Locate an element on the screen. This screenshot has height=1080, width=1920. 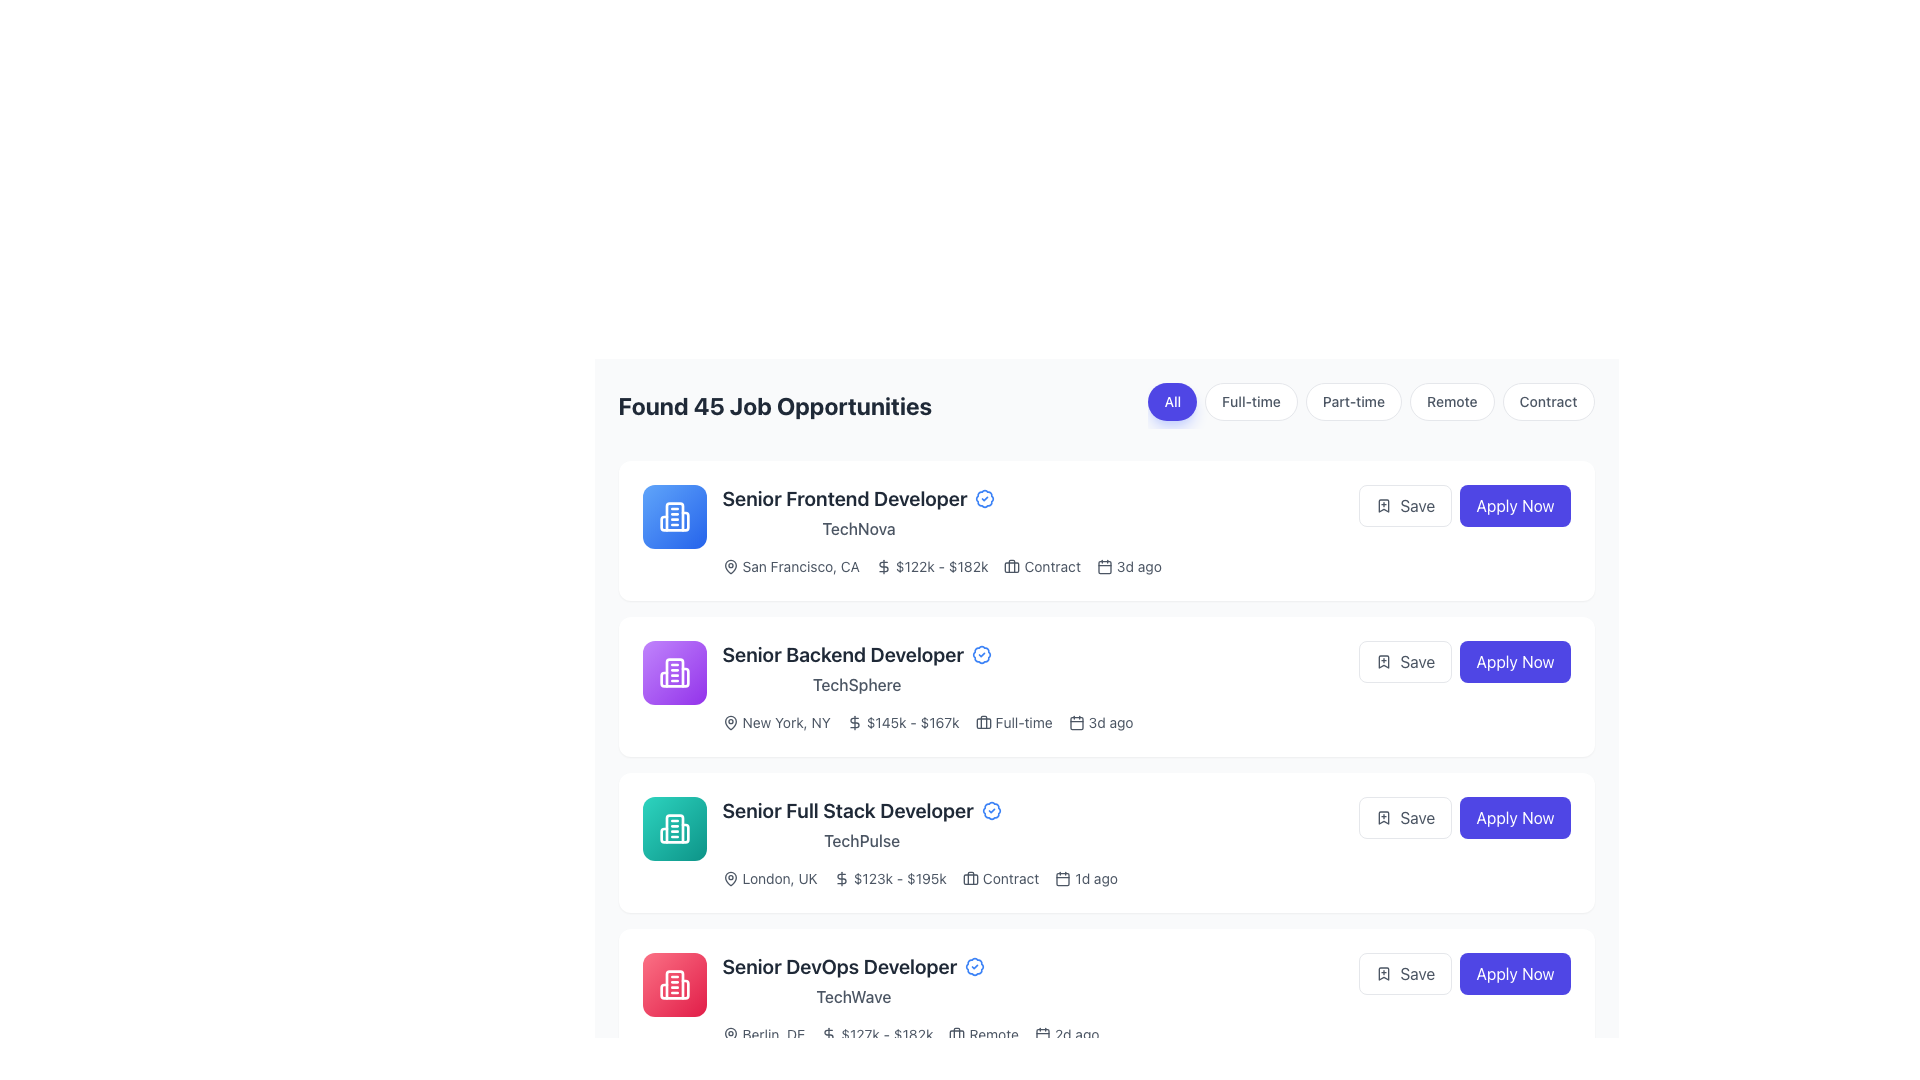
the rounded square icon with a purple gradient background, featuring a white outline of a building icon, which is the leftmost icon of the second job post under the 'Senior Backend Developer' section is located at coordinates (674, 672).